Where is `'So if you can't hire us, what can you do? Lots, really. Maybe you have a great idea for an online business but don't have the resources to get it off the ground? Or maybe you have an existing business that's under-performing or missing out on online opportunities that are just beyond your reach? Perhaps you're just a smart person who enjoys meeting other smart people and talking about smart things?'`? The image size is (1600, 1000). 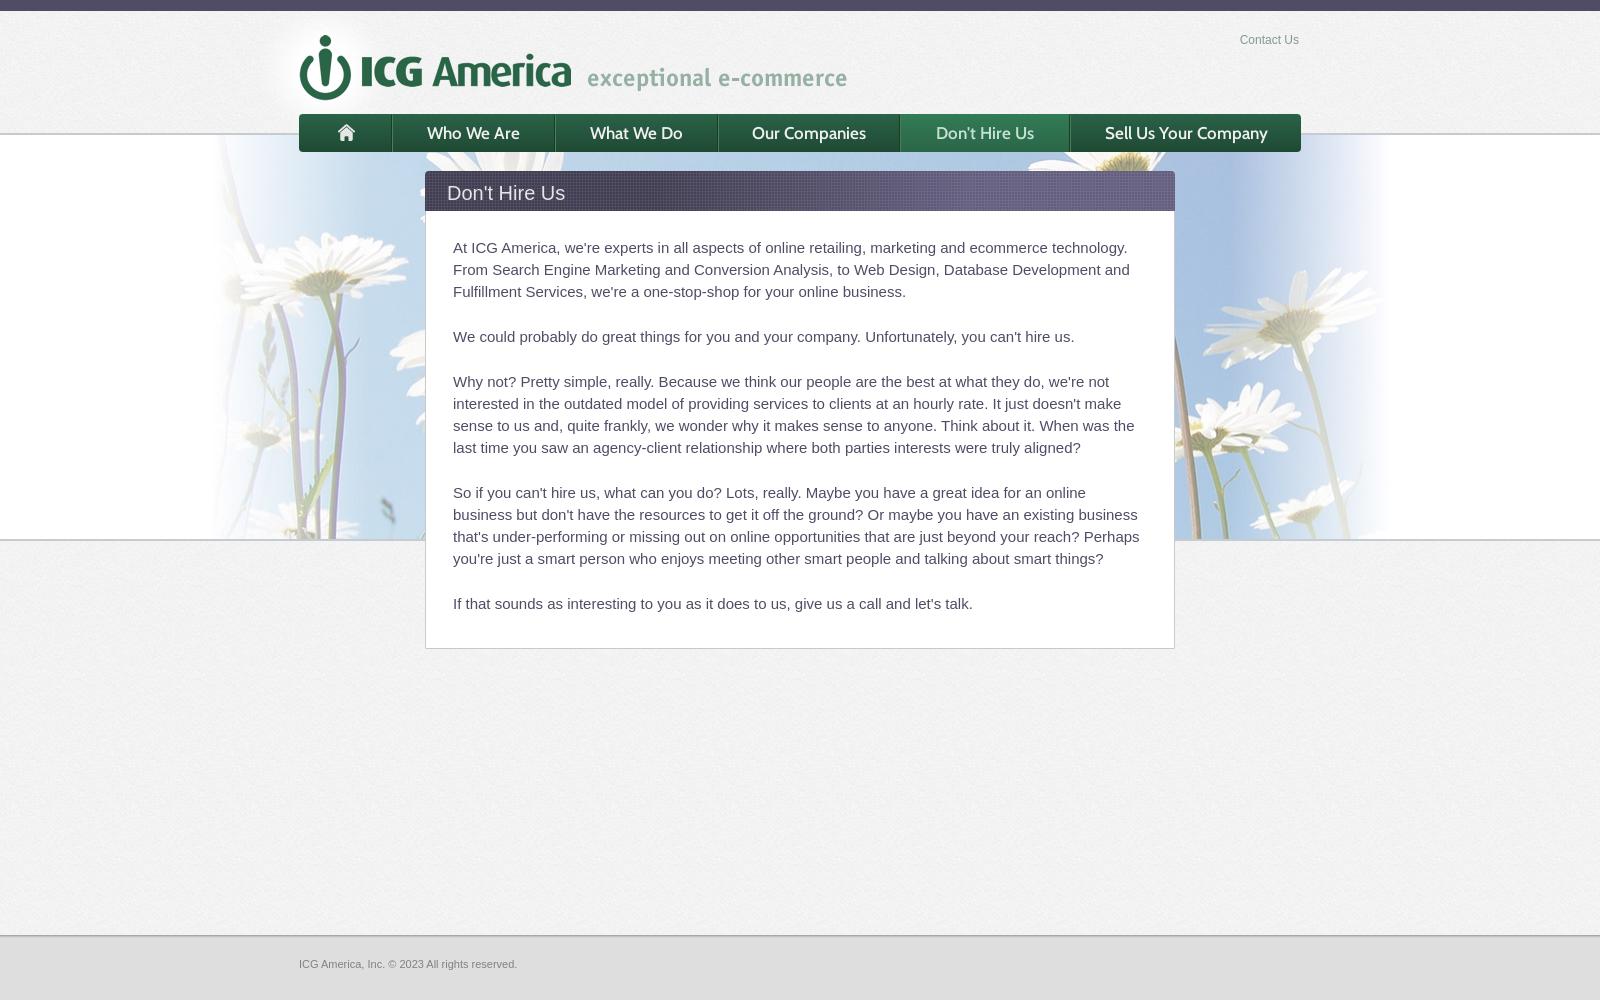 'So if you can't hire us, what can you do? Lots, really. Maybe you have a great idea for an online business but don't have the resources to get it off the ground? Or maybe you have an existing business that's under-performing or missing out on online opportunities that are just beyond your reach? Perhaps you're just a smart person who enjoys meeting other smart people and talking about smart things?' is located at coordinates (796, 525).